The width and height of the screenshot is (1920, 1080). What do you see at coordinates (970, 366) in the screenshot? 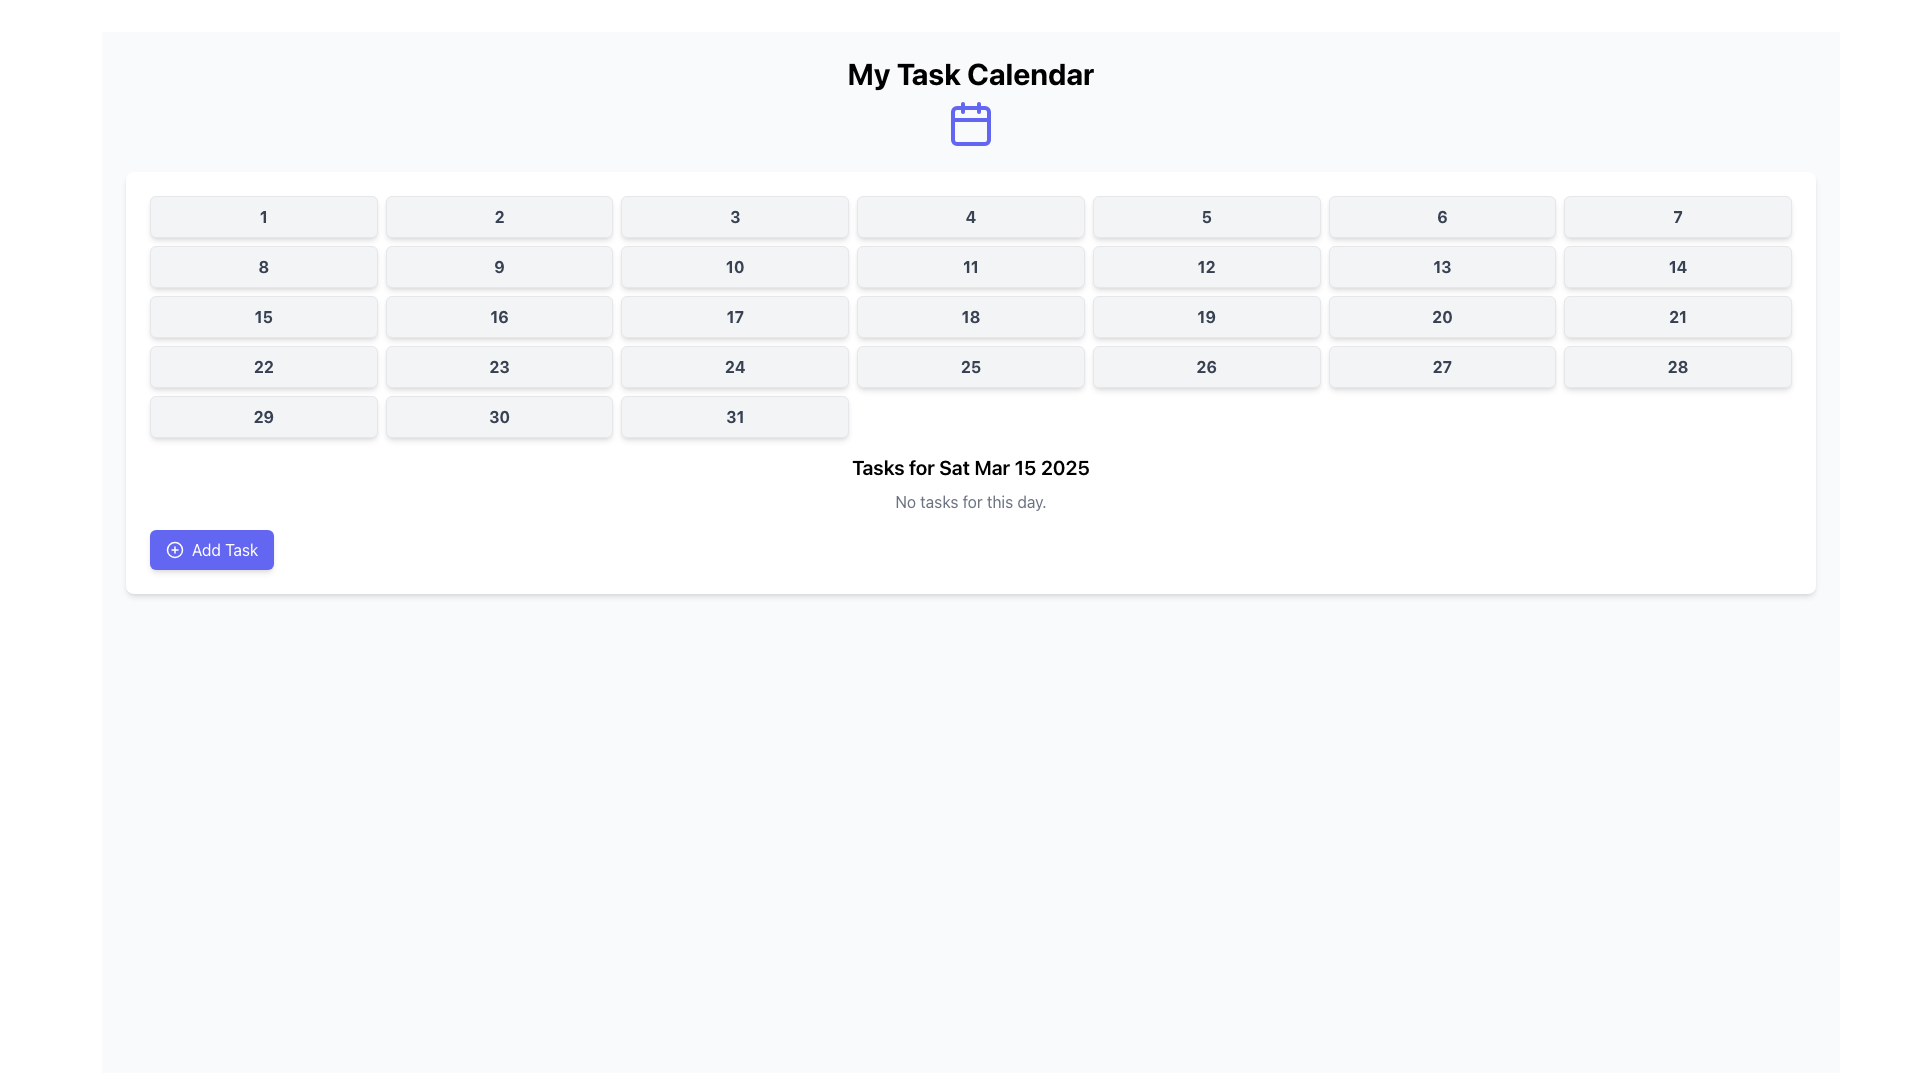
I see `the button labeled '25' in the My Task Calendar grid` at bounding box center [970, 366].